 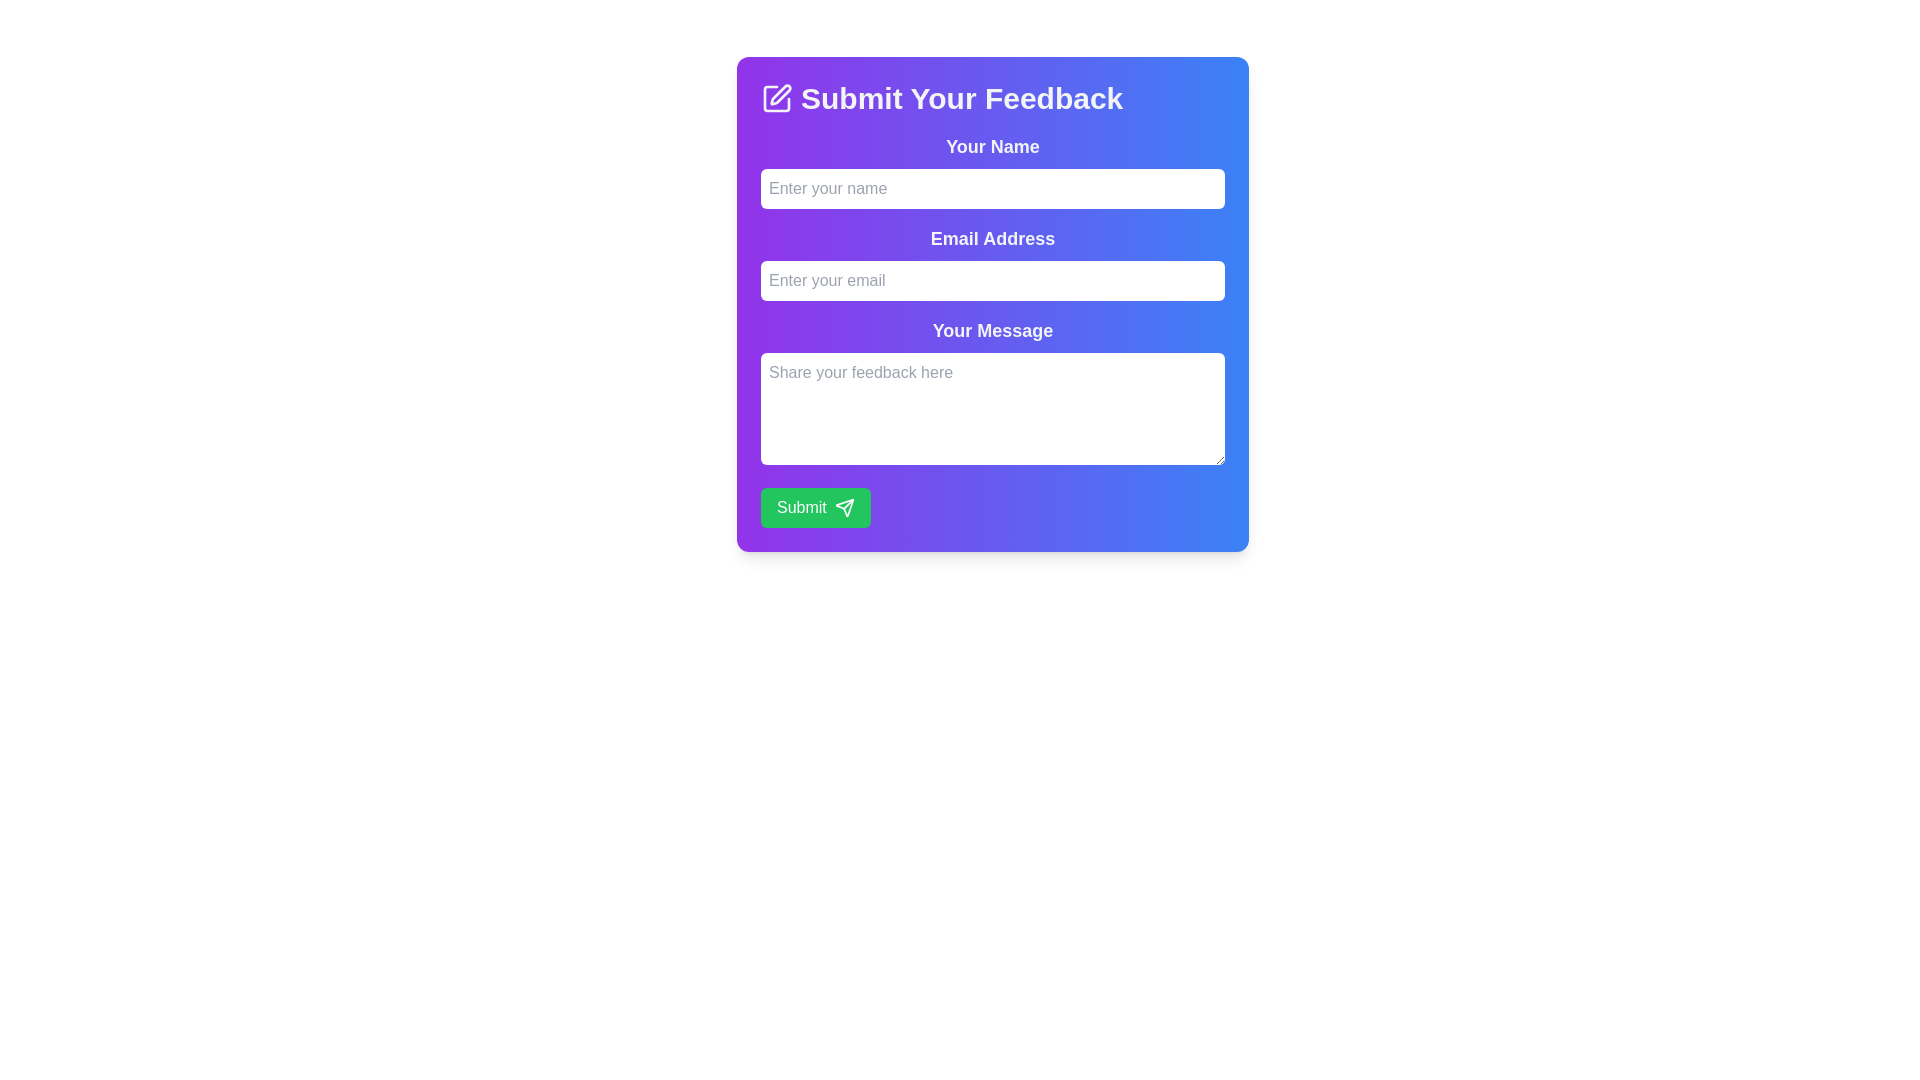 What do you see at coordinates (993, 330) in the screenshot?
I see `the text label 'Your Message', which is the third label in the form section of the card-like interface, featuring a bold, semibold font style in white against a purple-to-blue gradient background` at bounding box center [993, 330].